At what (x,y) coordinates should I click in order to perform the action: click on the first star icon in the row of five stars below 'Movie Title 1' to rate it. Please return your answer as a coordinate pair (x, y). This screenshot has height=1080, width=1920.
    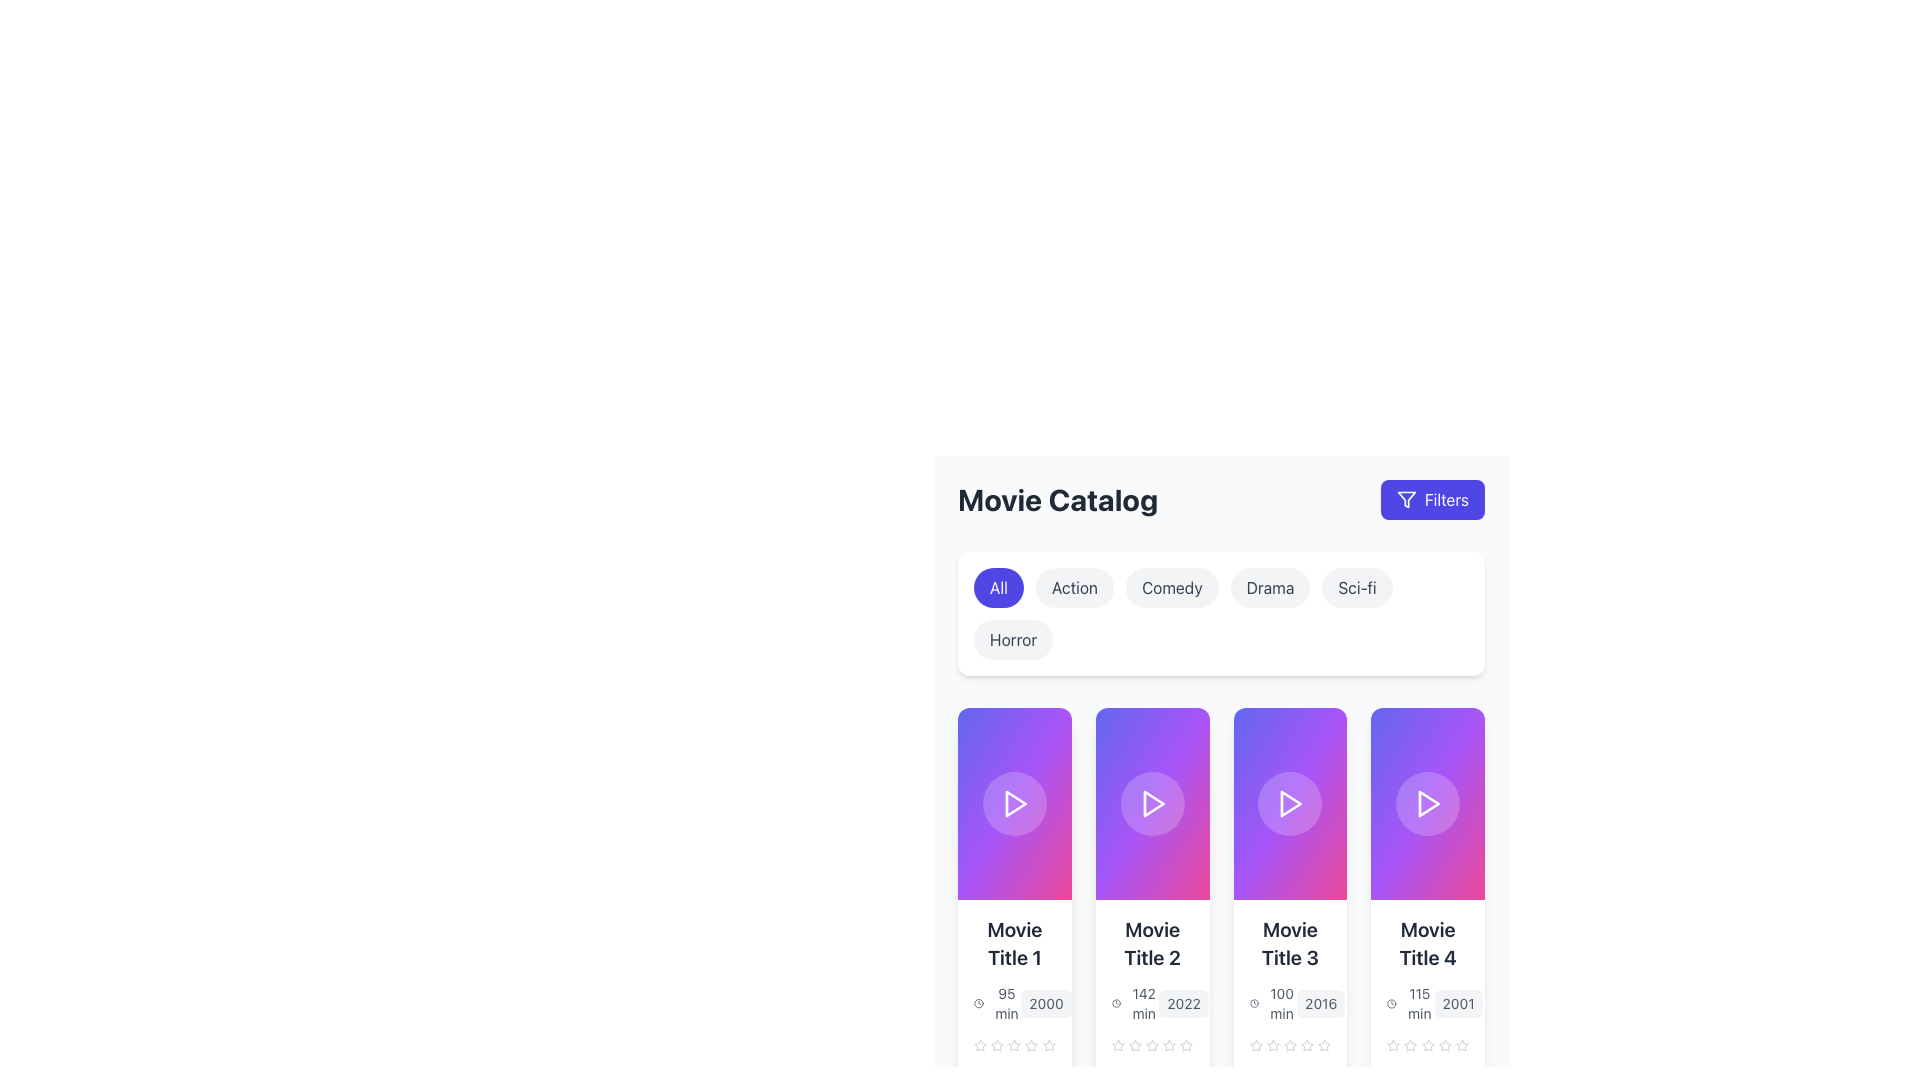
    Looking at the image, I should click on (980, 1044).